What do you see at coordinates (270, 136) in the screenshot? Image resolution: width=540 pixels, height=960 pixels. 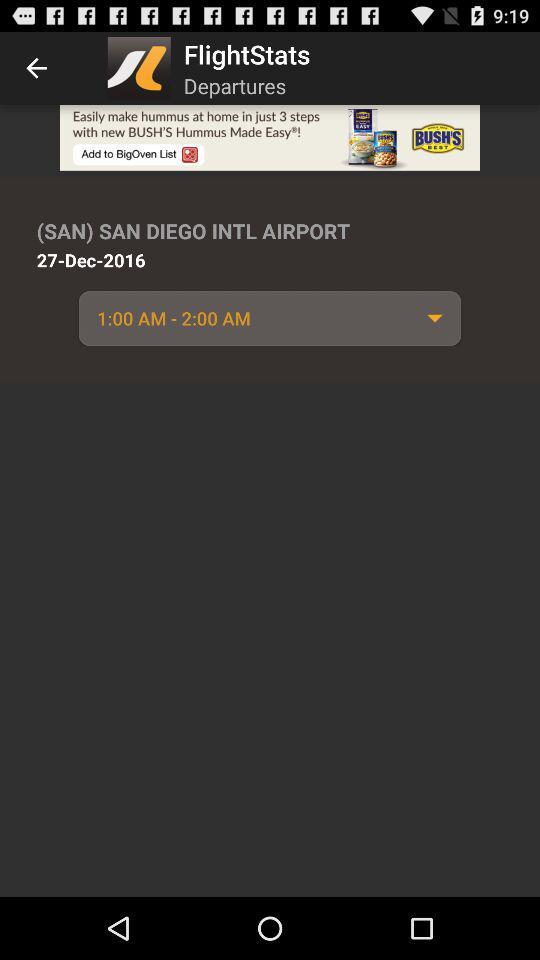 I see `advertisement click` at bounding box center [270, 136].